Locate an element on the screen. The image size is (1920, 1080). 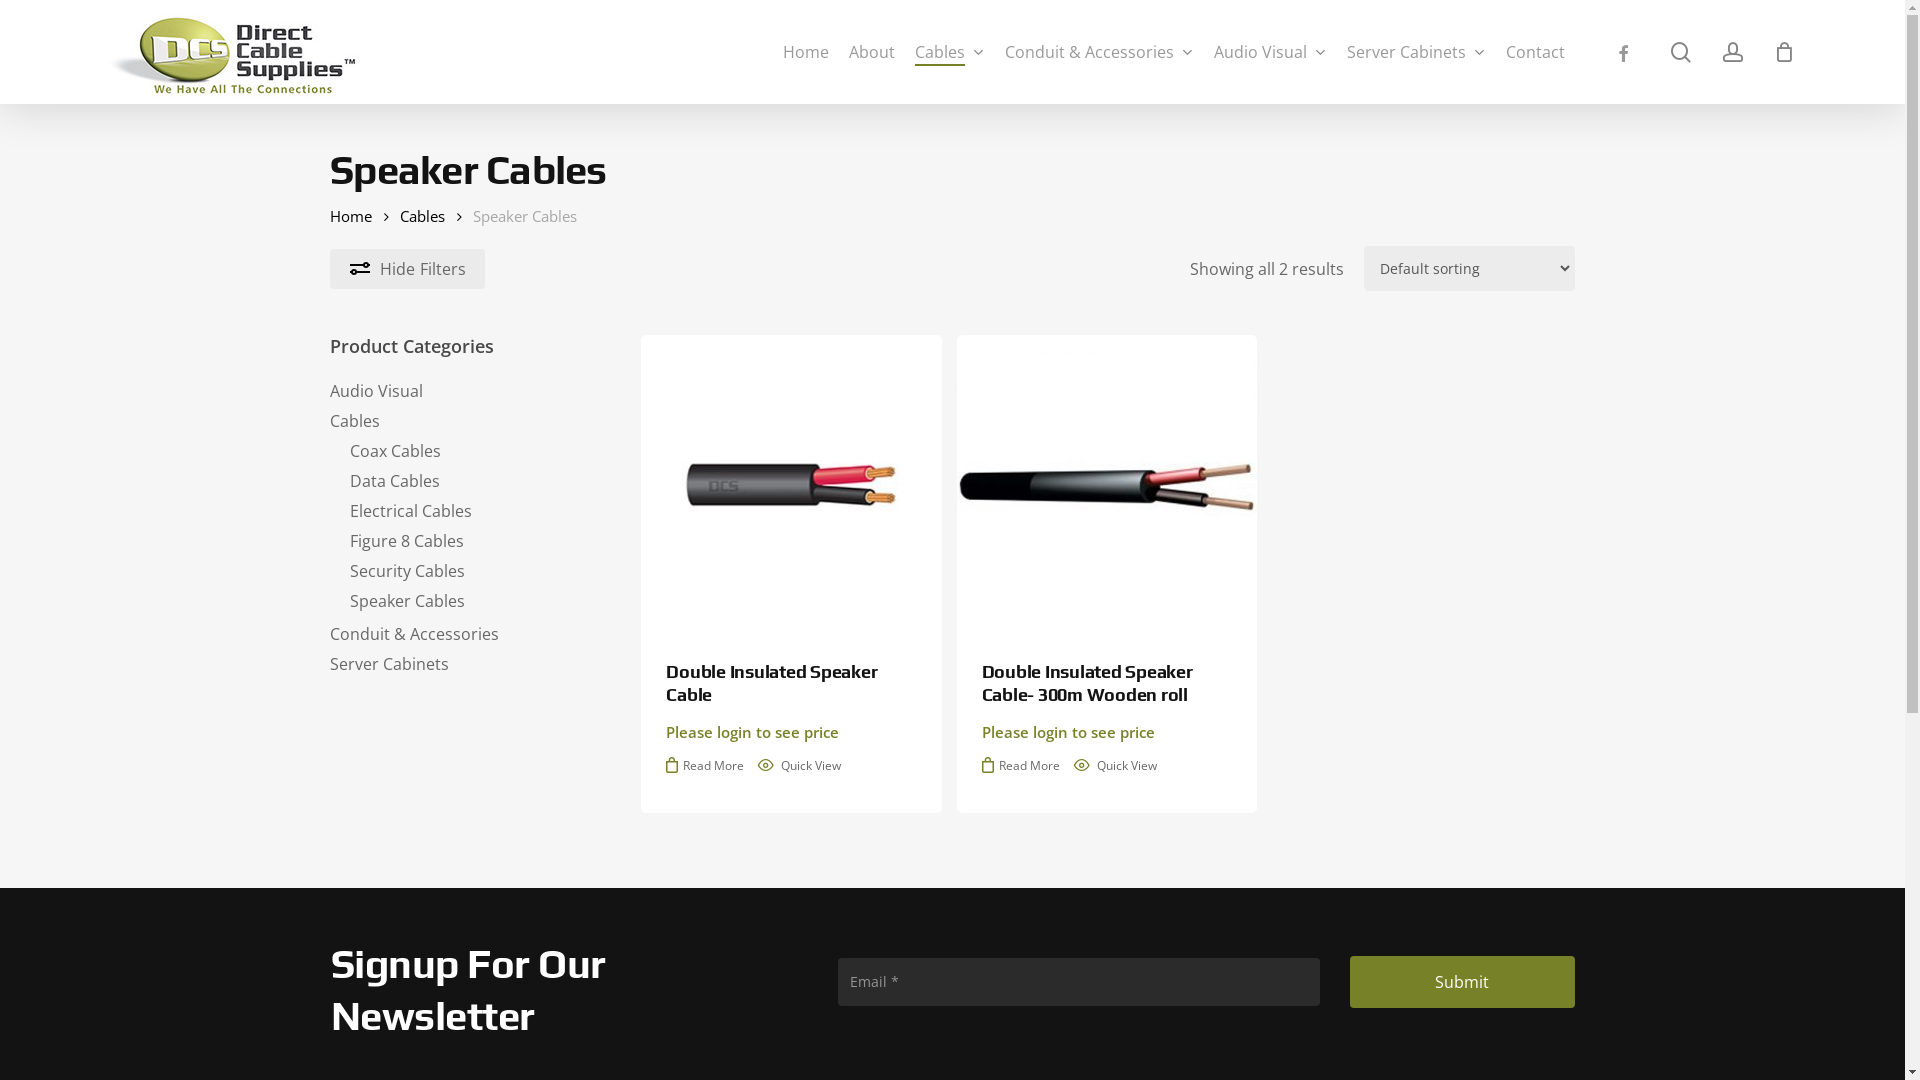
'account' is located at coordinates (1731, 51).